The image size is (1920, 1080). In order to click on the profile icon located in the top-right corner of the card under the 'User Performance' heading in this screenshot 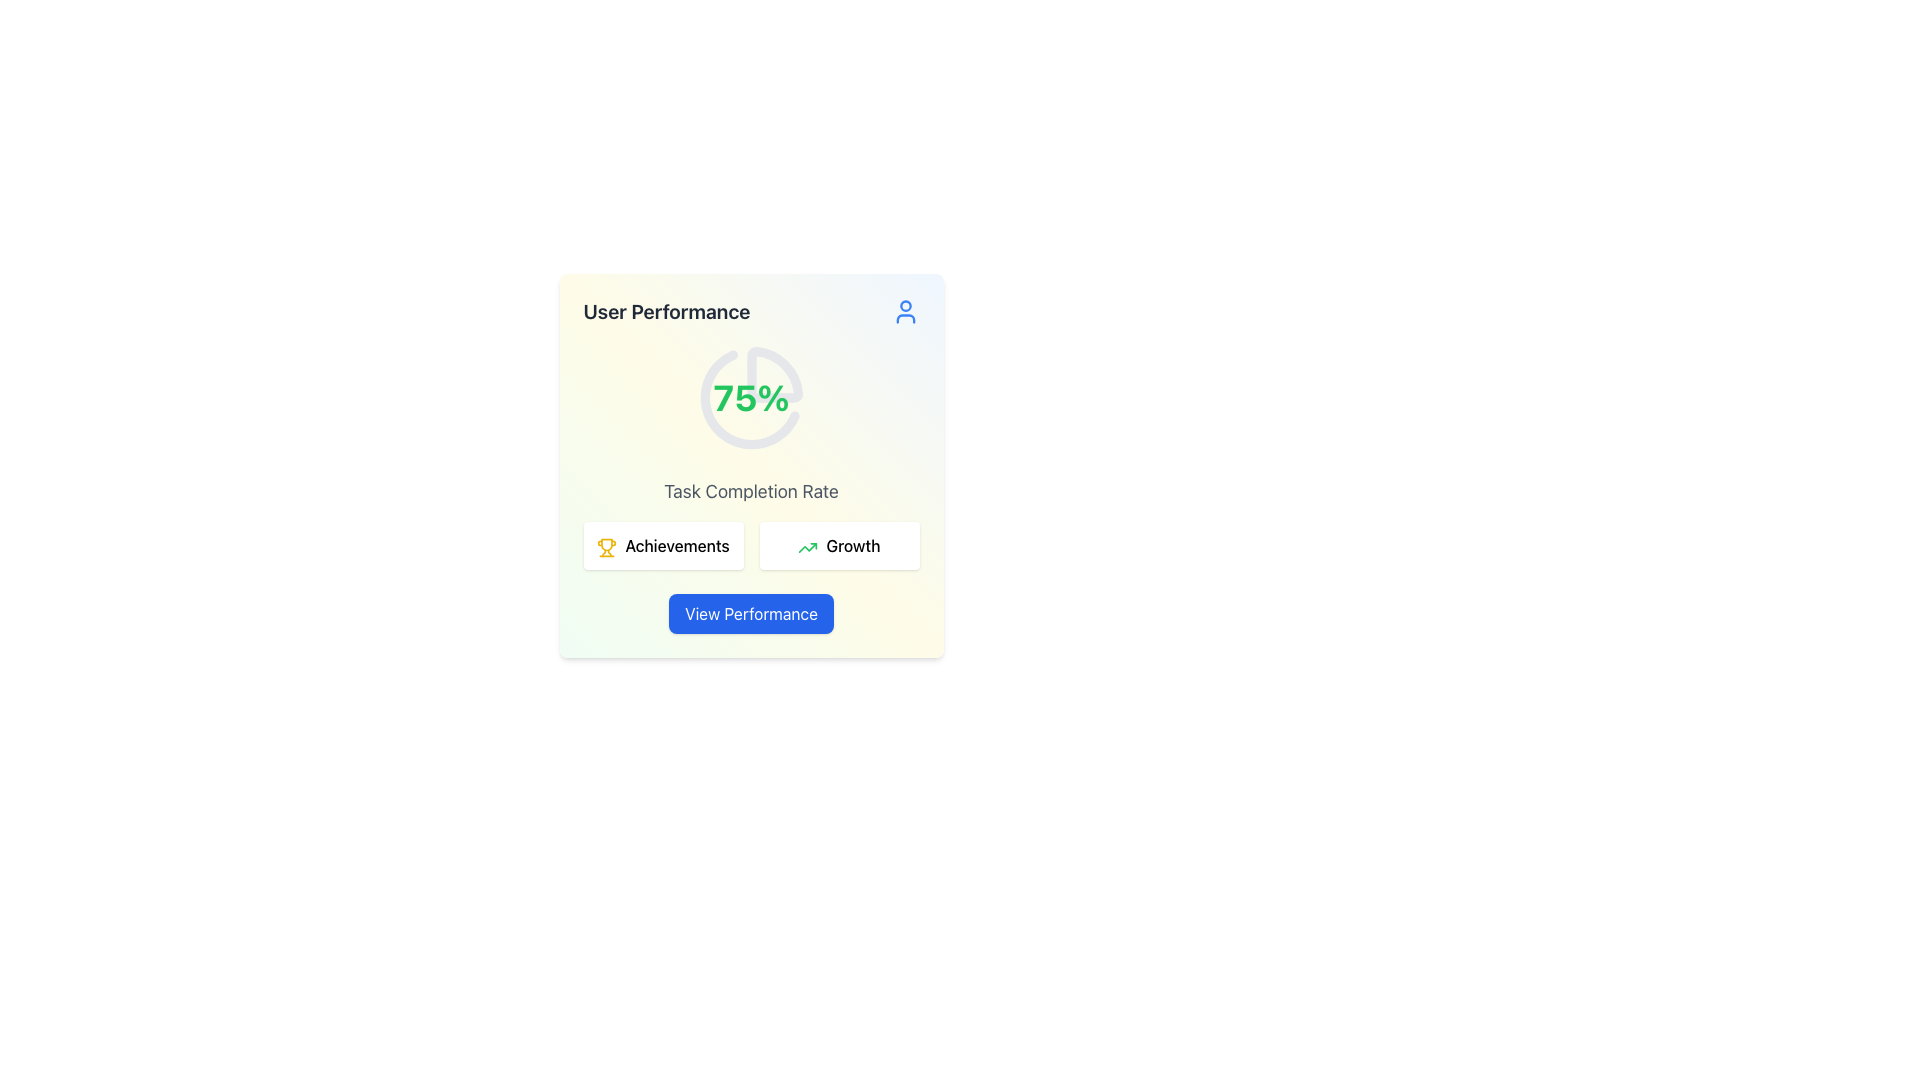, I will do `click(904, 312)`.